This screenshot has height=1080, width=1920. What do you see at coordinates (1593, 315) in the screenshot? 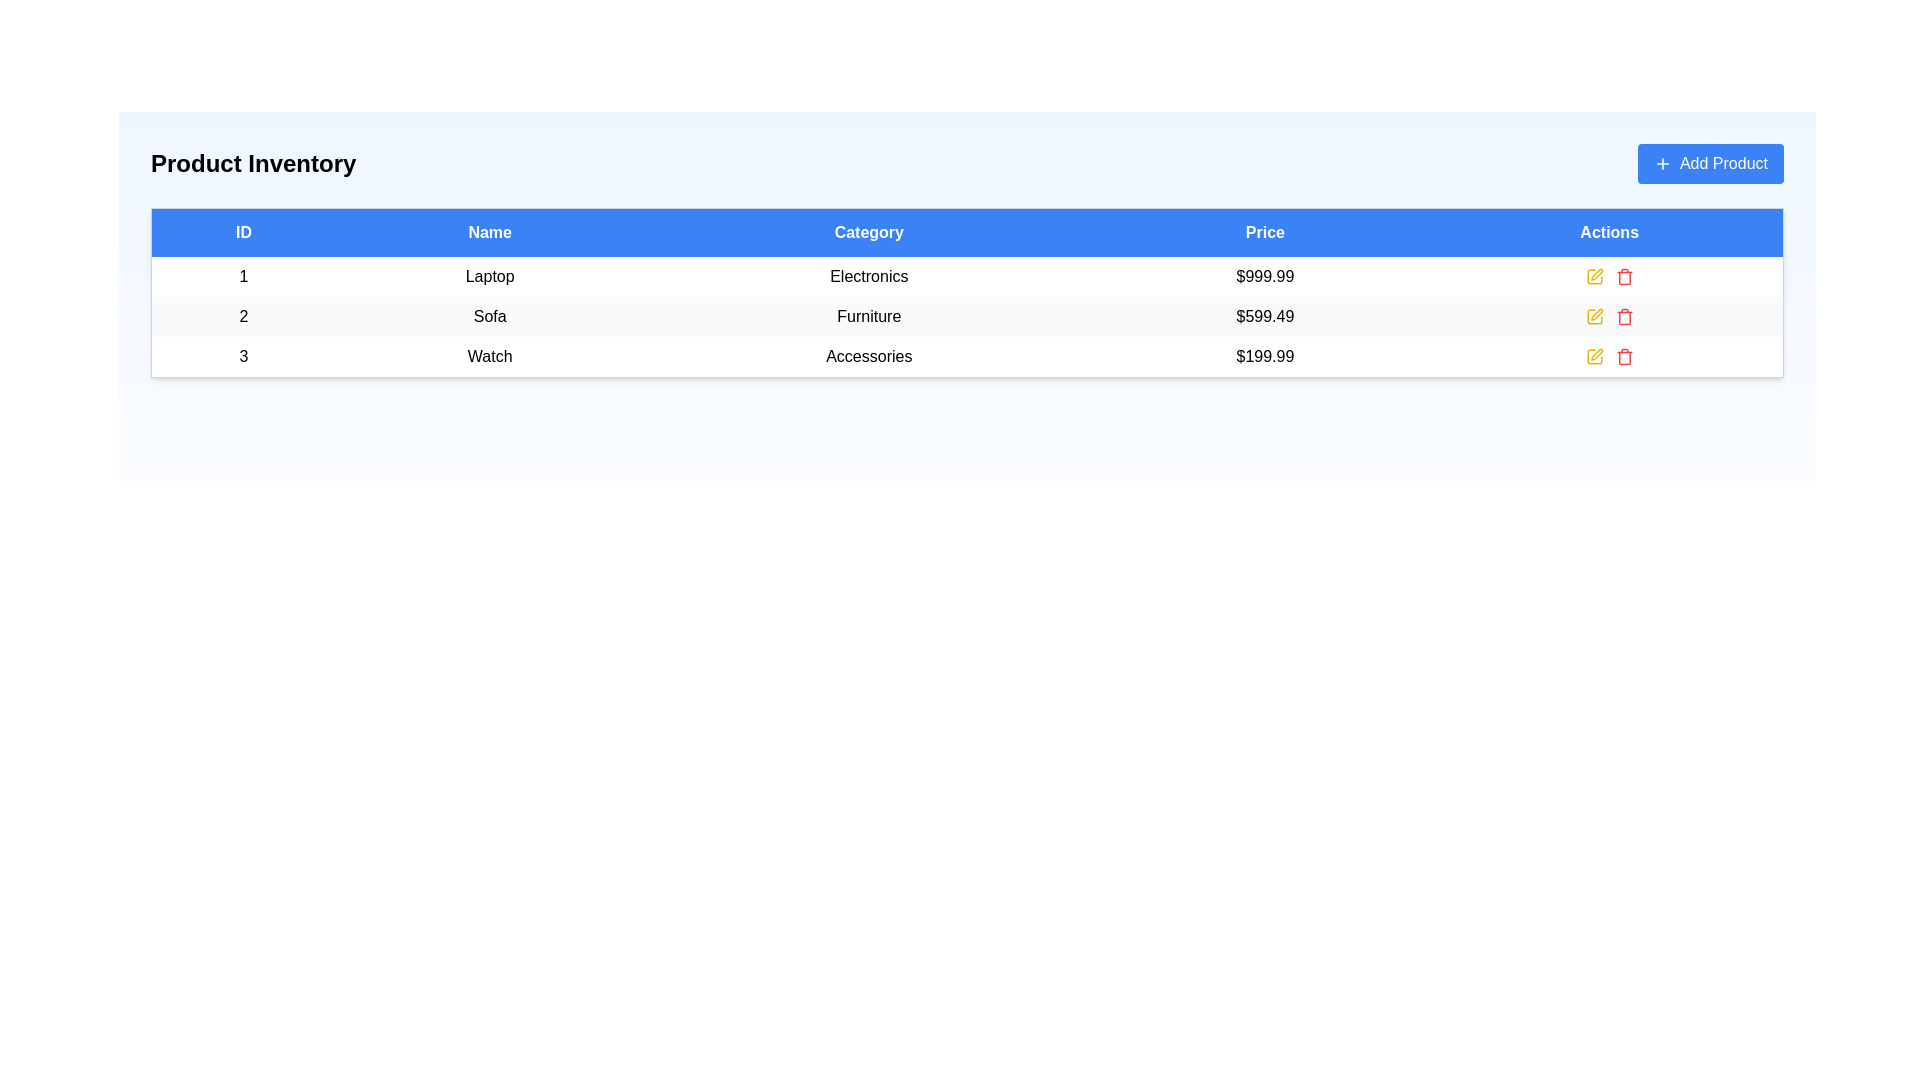
I see `the yellow outlined square icon in the actions column of the second row of the product inventory table to initiate editing for the product 'Sofa'` at bounding box center [1593, 315].